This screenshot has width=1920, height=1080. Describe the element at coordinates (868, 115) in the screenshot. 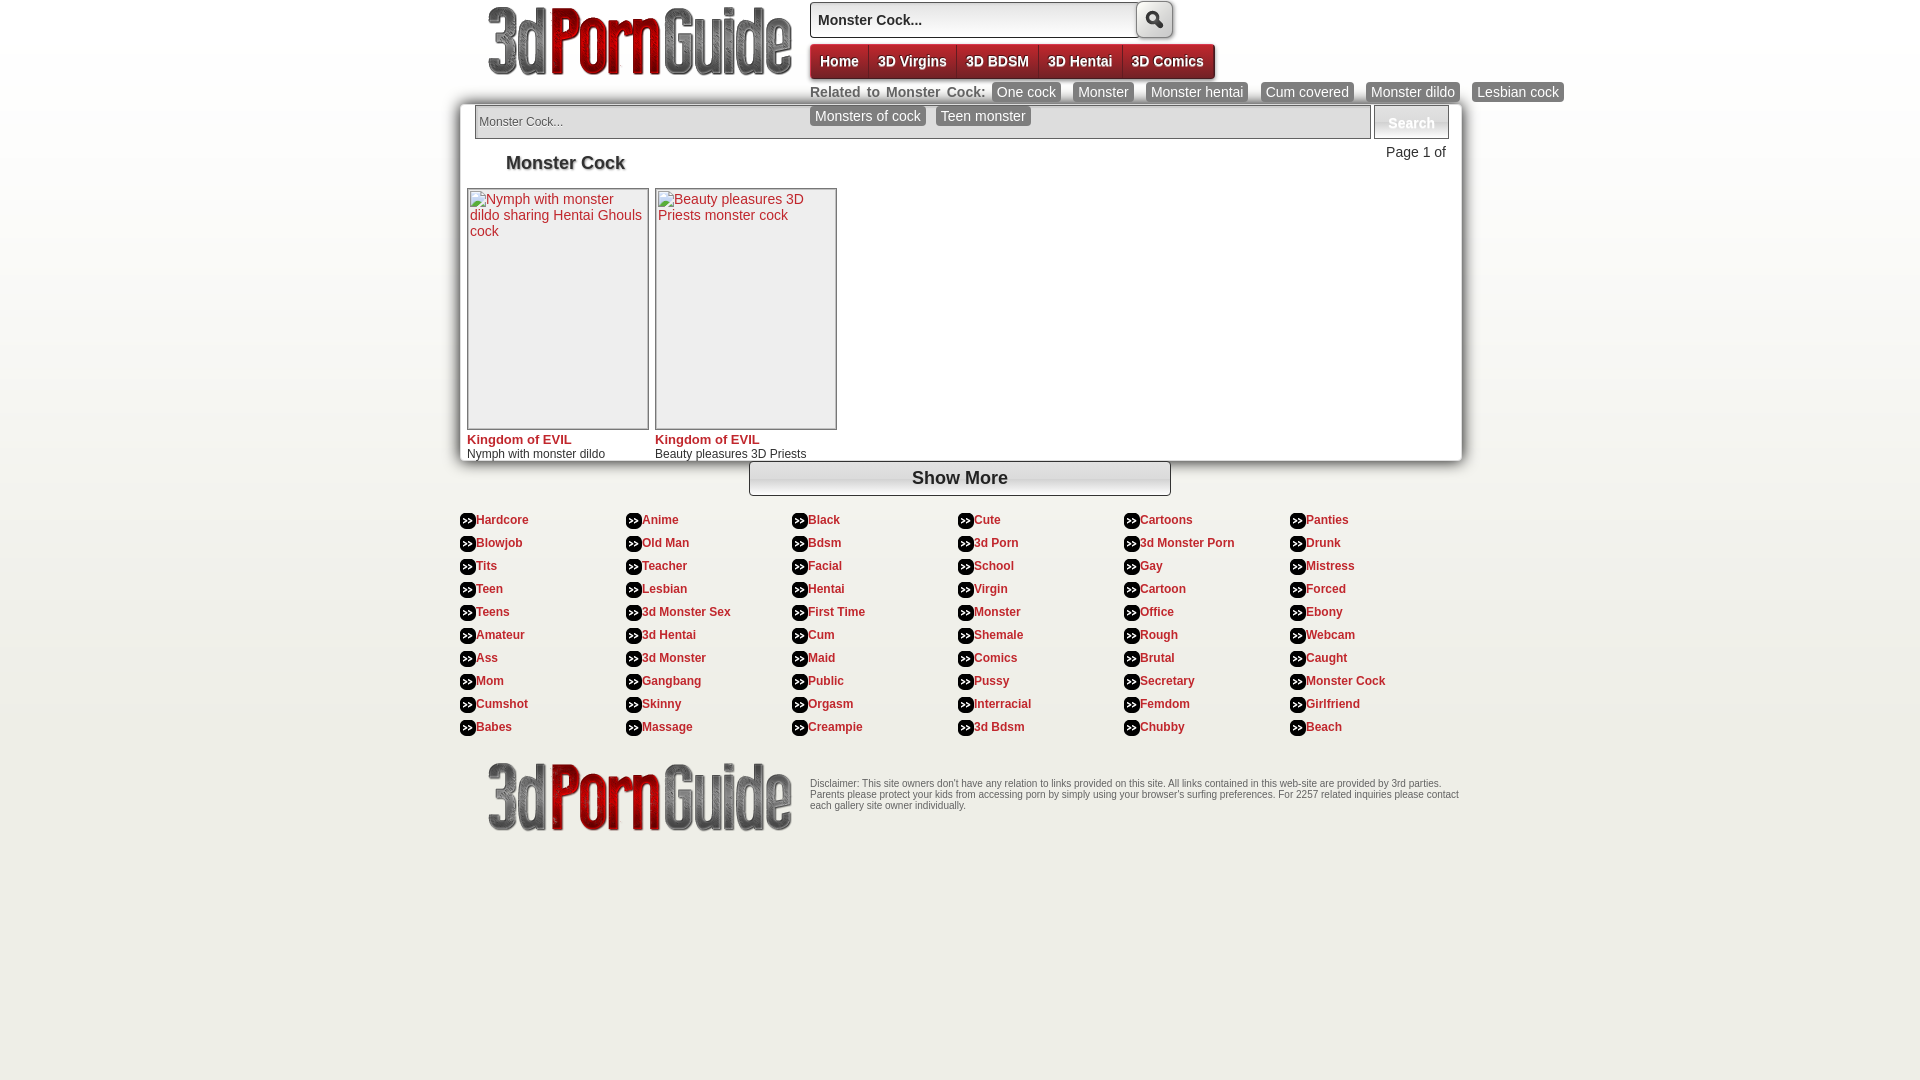

I see `'Monsters of cock'` at that location.